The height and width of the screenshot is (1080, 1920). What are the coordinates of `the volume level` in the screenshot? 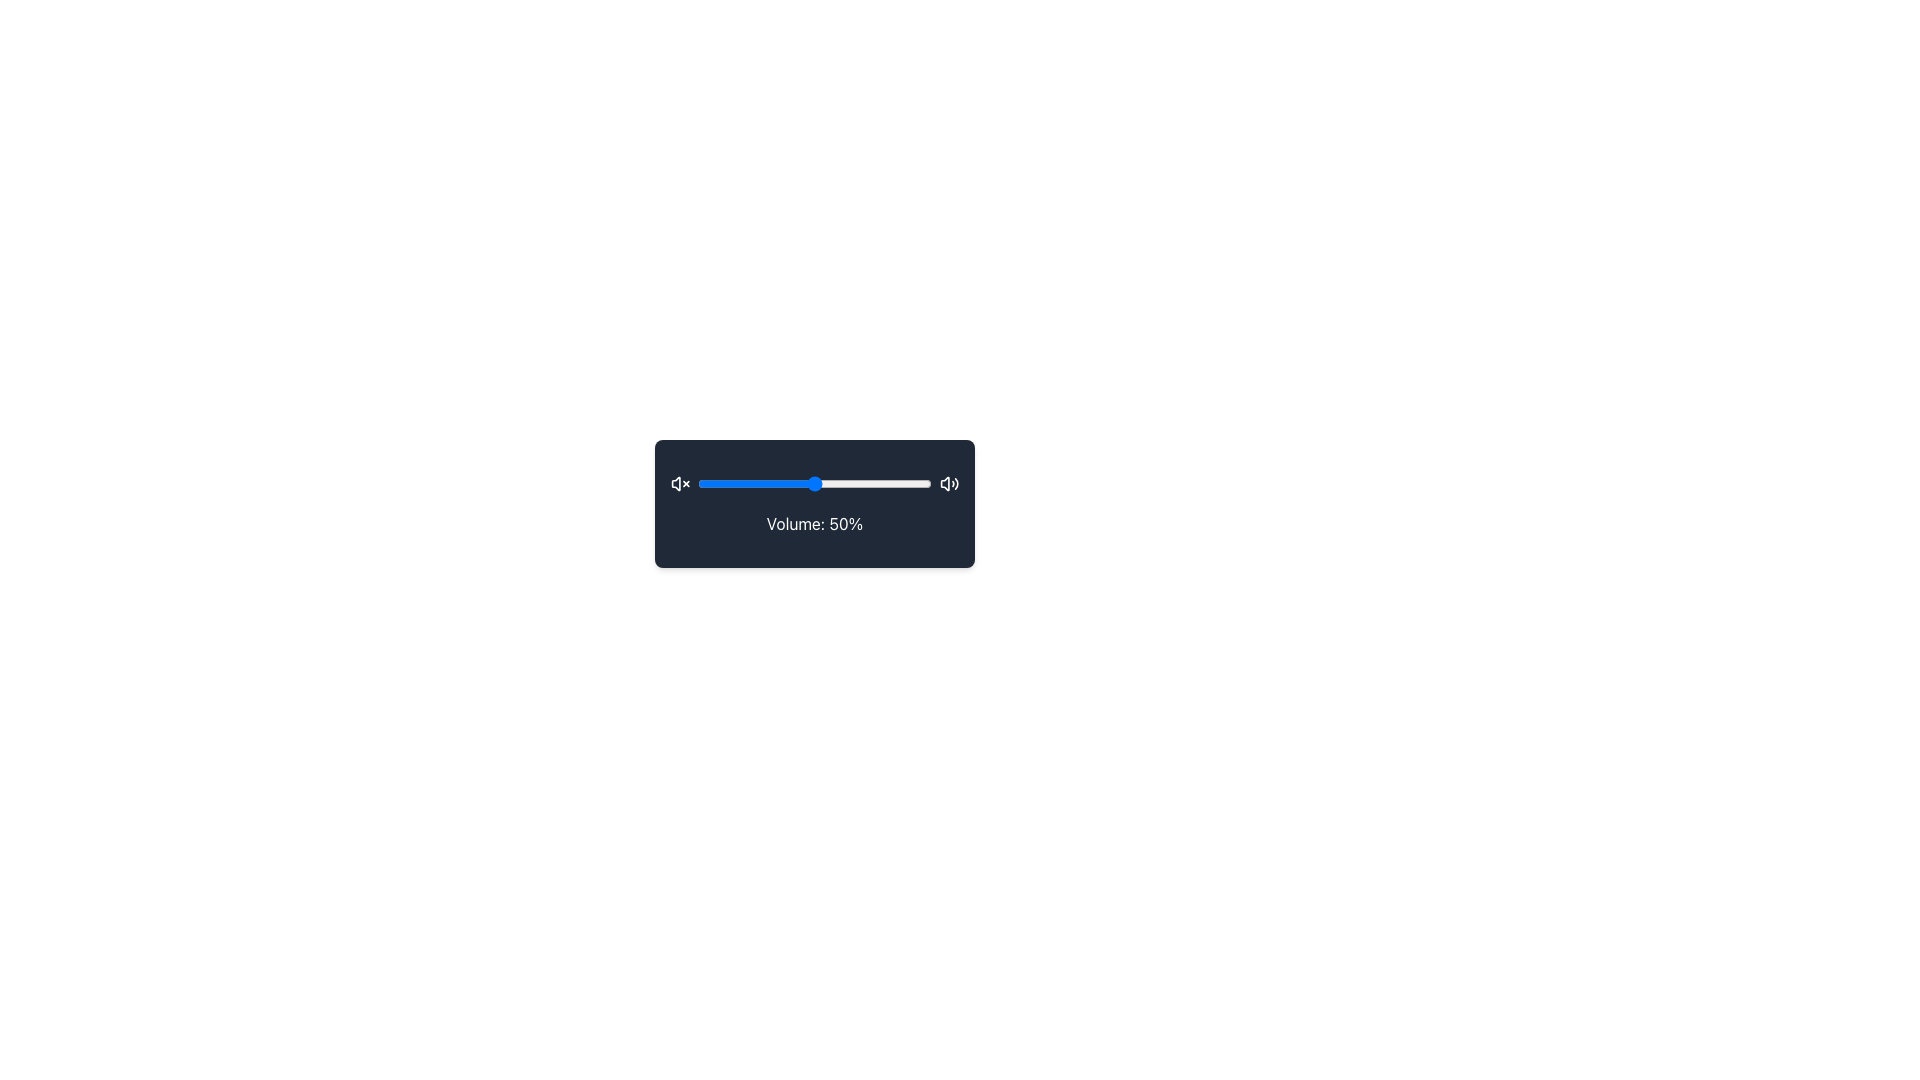 It's located at (923, 483).